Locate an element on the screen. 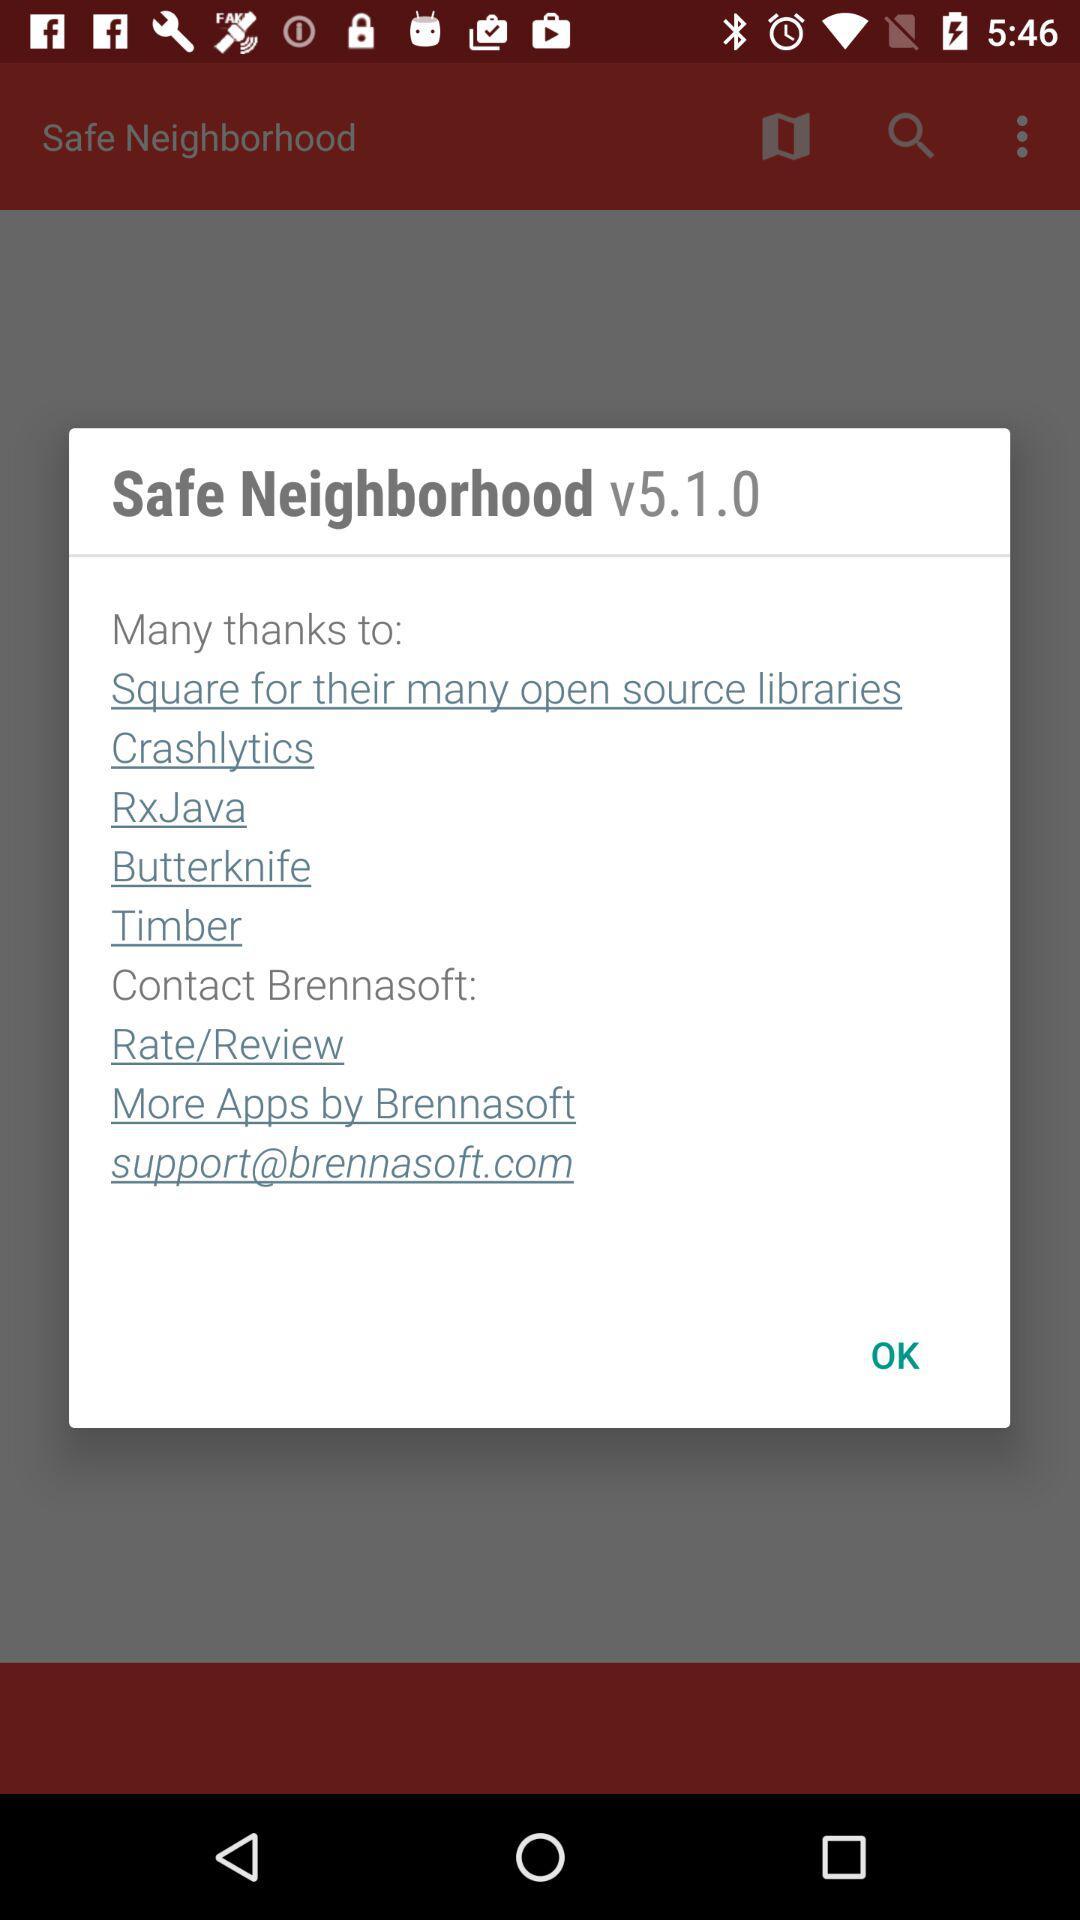 This screenshot has height=1920, width=1080. item above ok item is located at coordinates (538, 918).